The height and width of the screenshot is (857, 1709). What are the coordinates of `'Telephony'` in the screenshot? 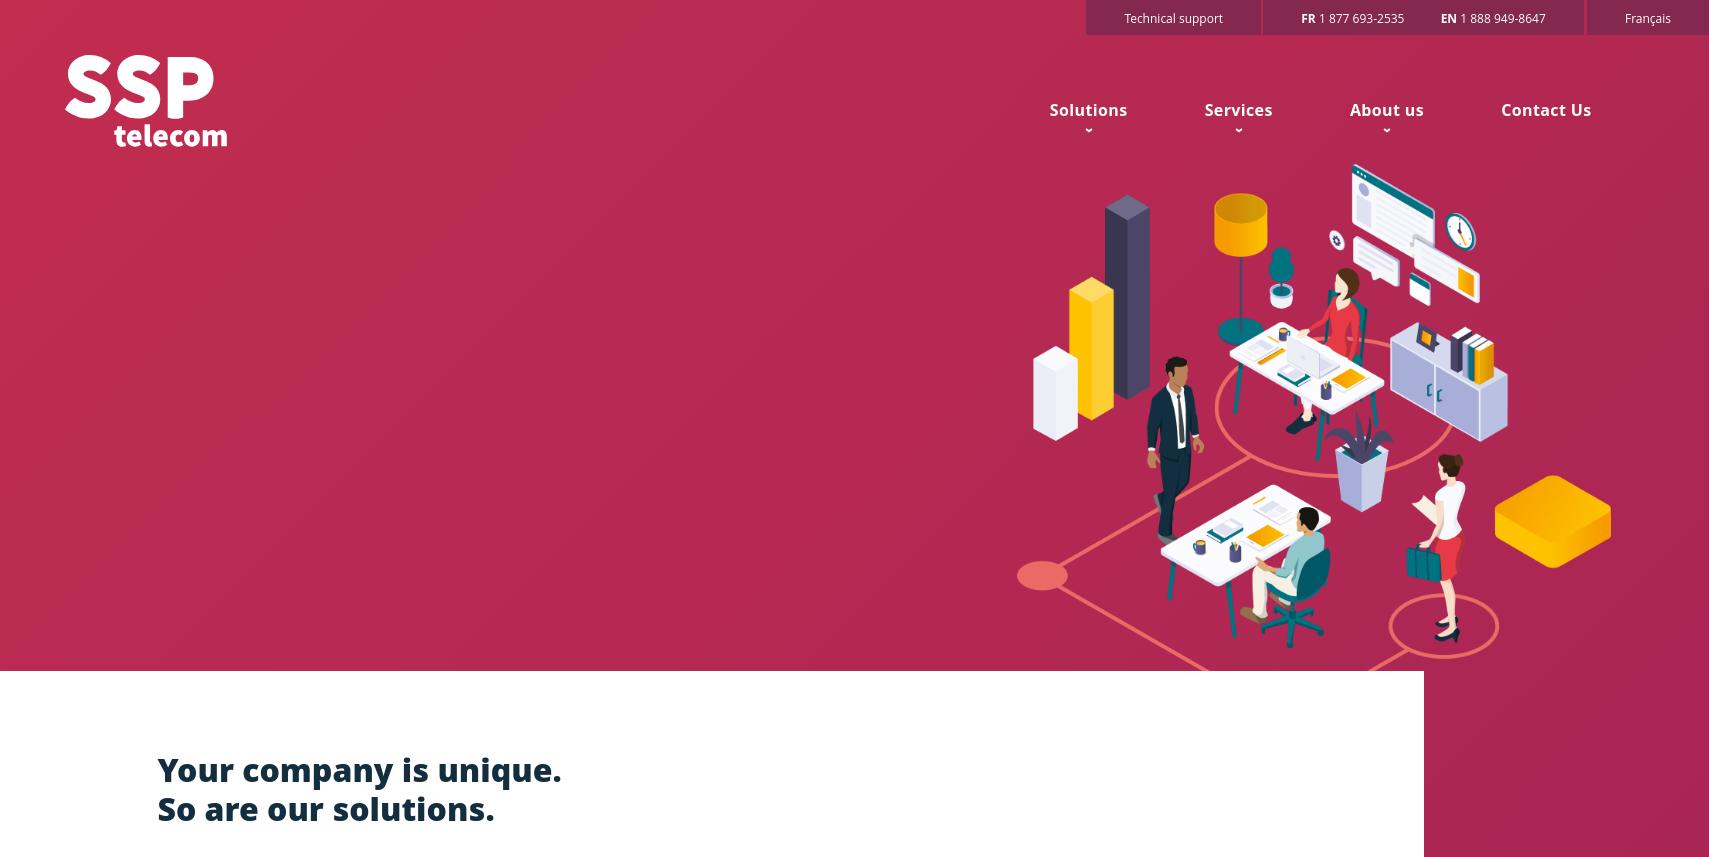 It's located at (1254, 182).